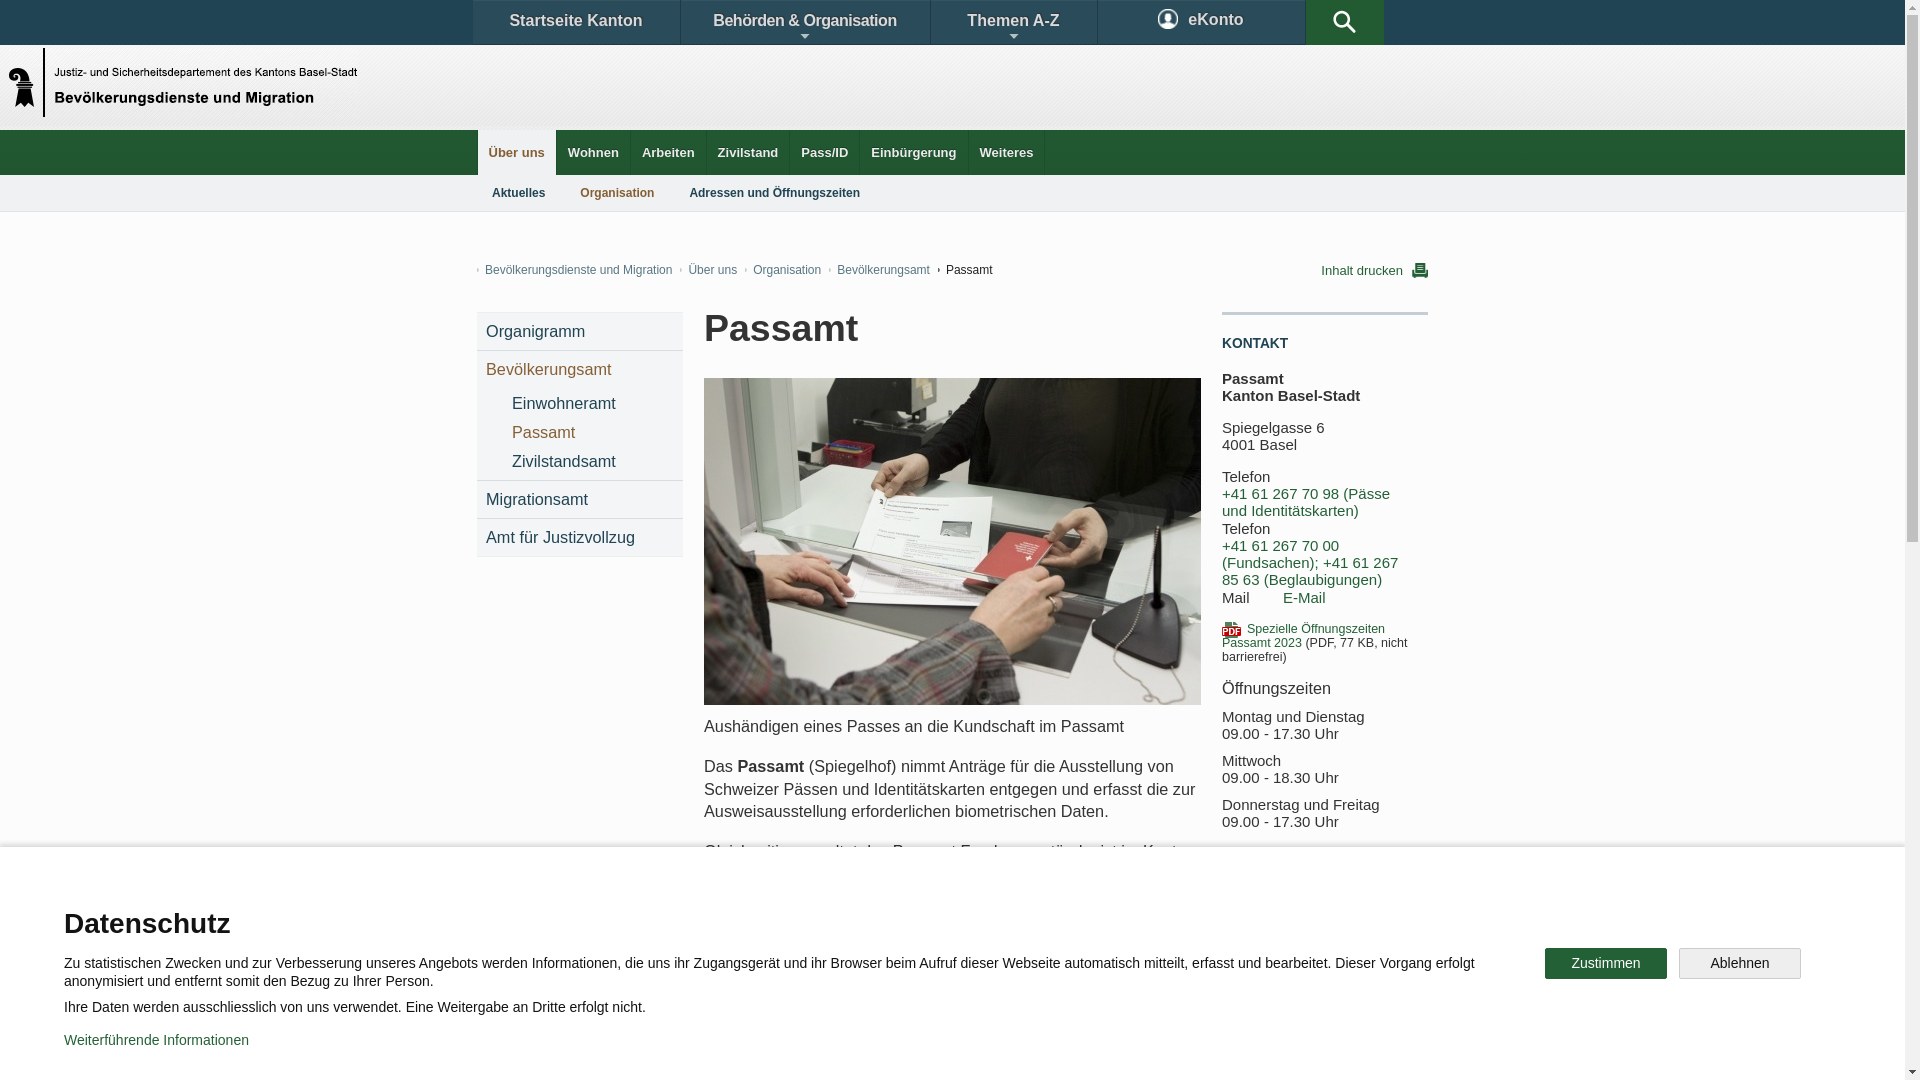  Describe the element at coordinates (592, 461) in the screenshot. I see `'Zivilstandsamt'` at that location.